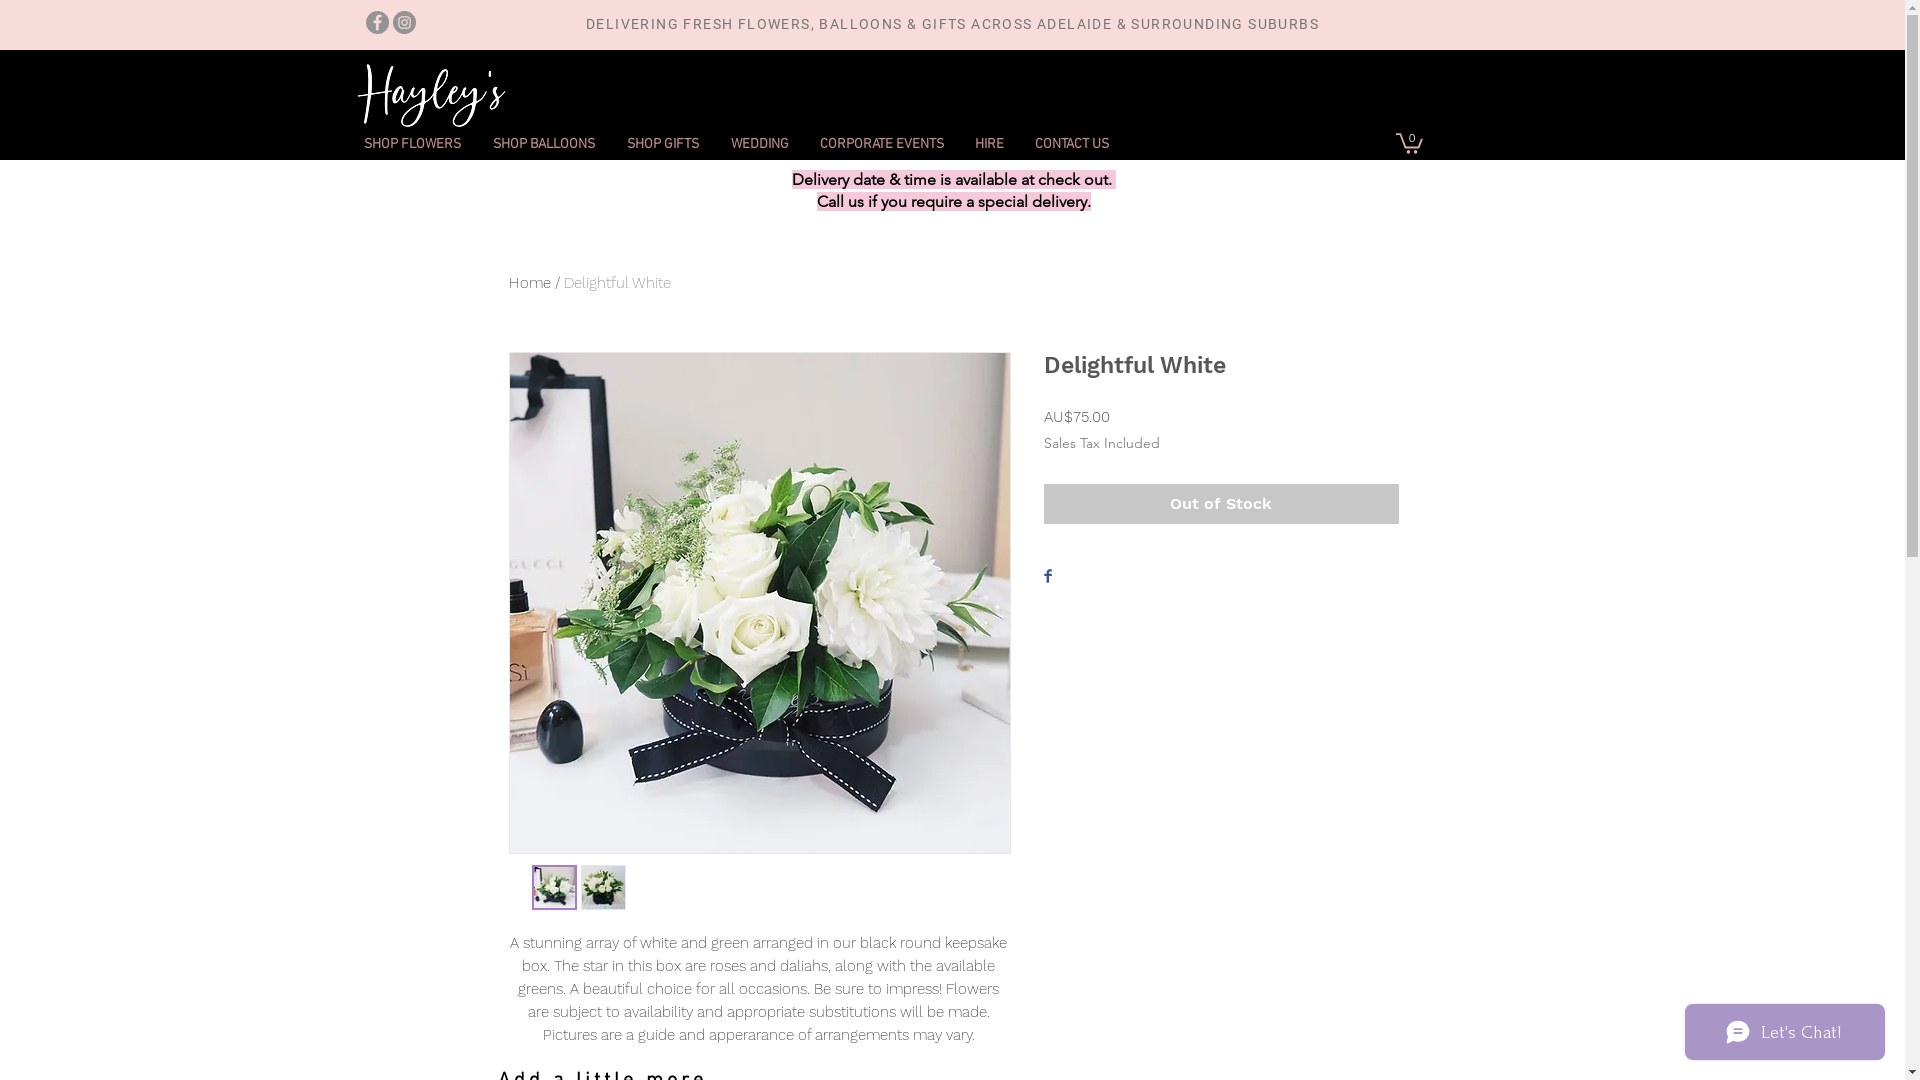  I want to click on 'SHOP FLOWERS', so click(411, 143).